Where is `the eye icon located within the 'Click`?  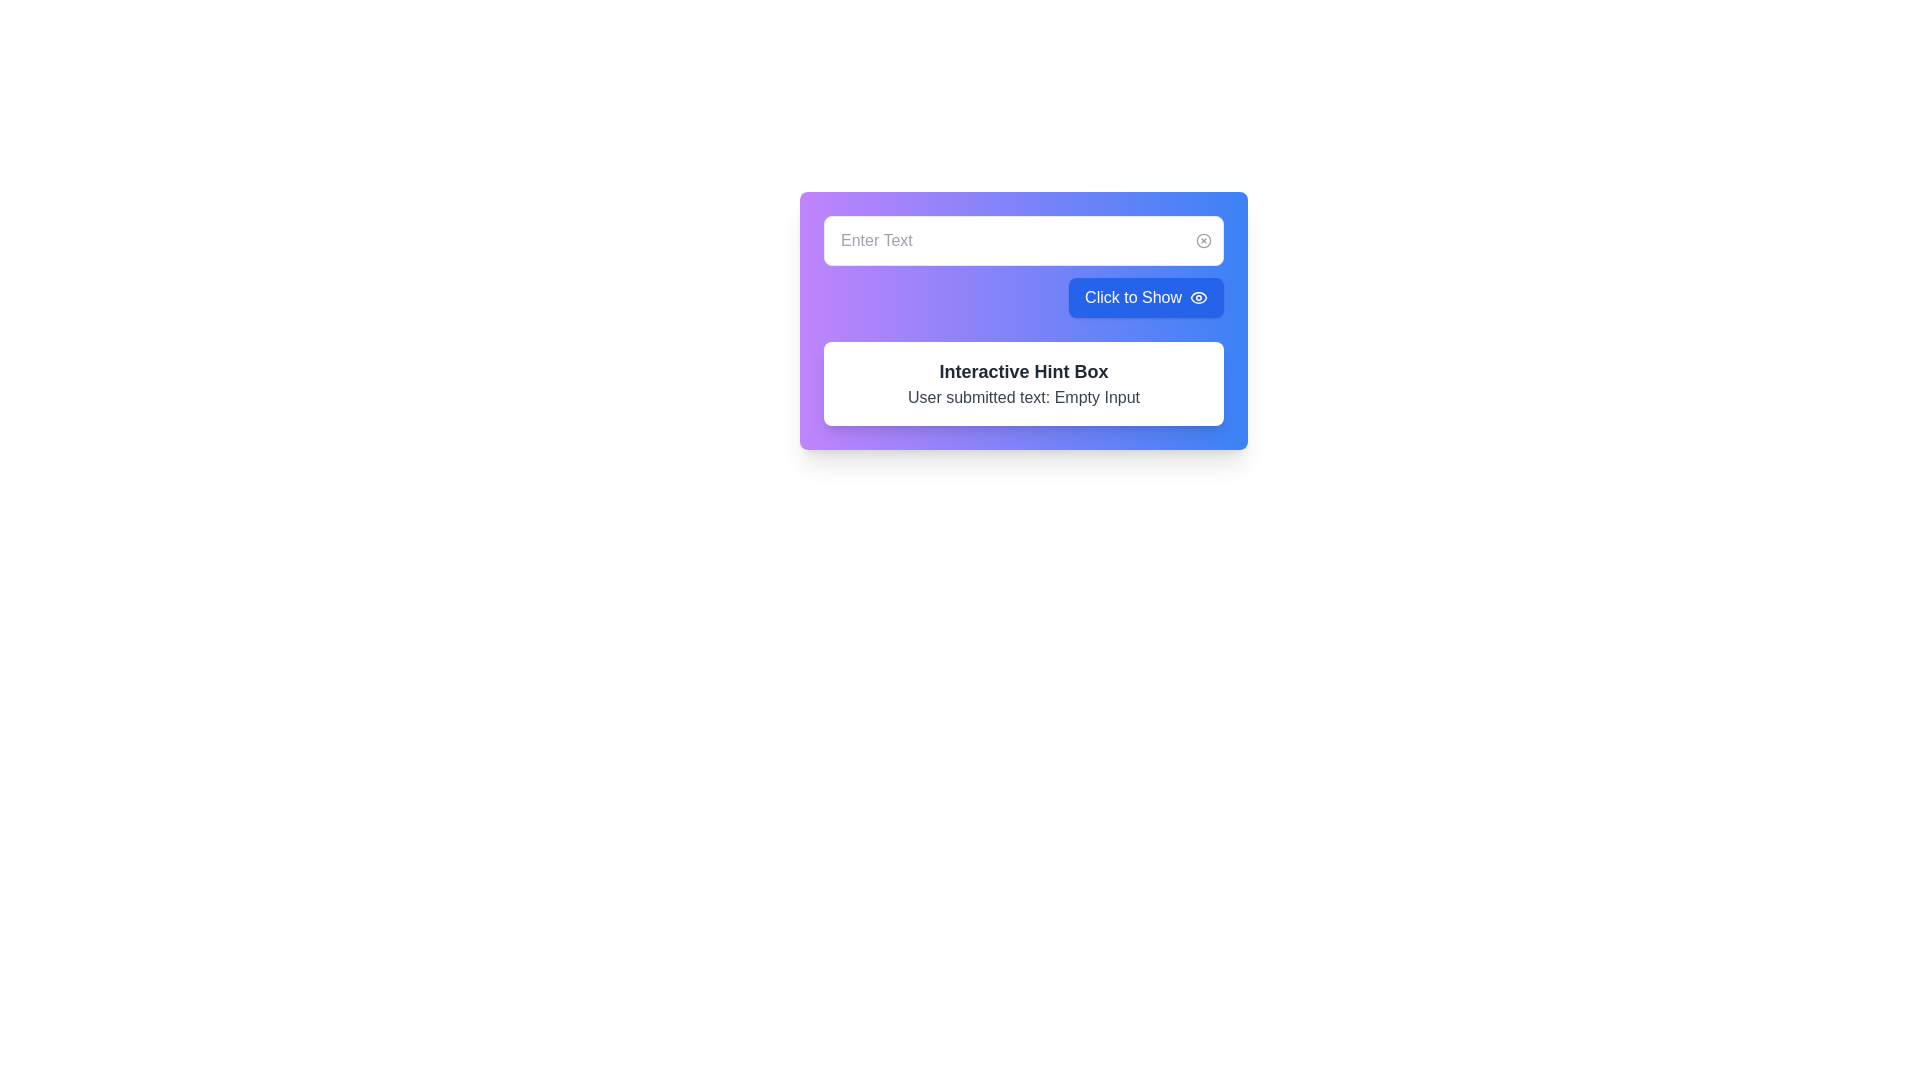
the eye icon located within the 'Click is located at coordinates (1199, 297).